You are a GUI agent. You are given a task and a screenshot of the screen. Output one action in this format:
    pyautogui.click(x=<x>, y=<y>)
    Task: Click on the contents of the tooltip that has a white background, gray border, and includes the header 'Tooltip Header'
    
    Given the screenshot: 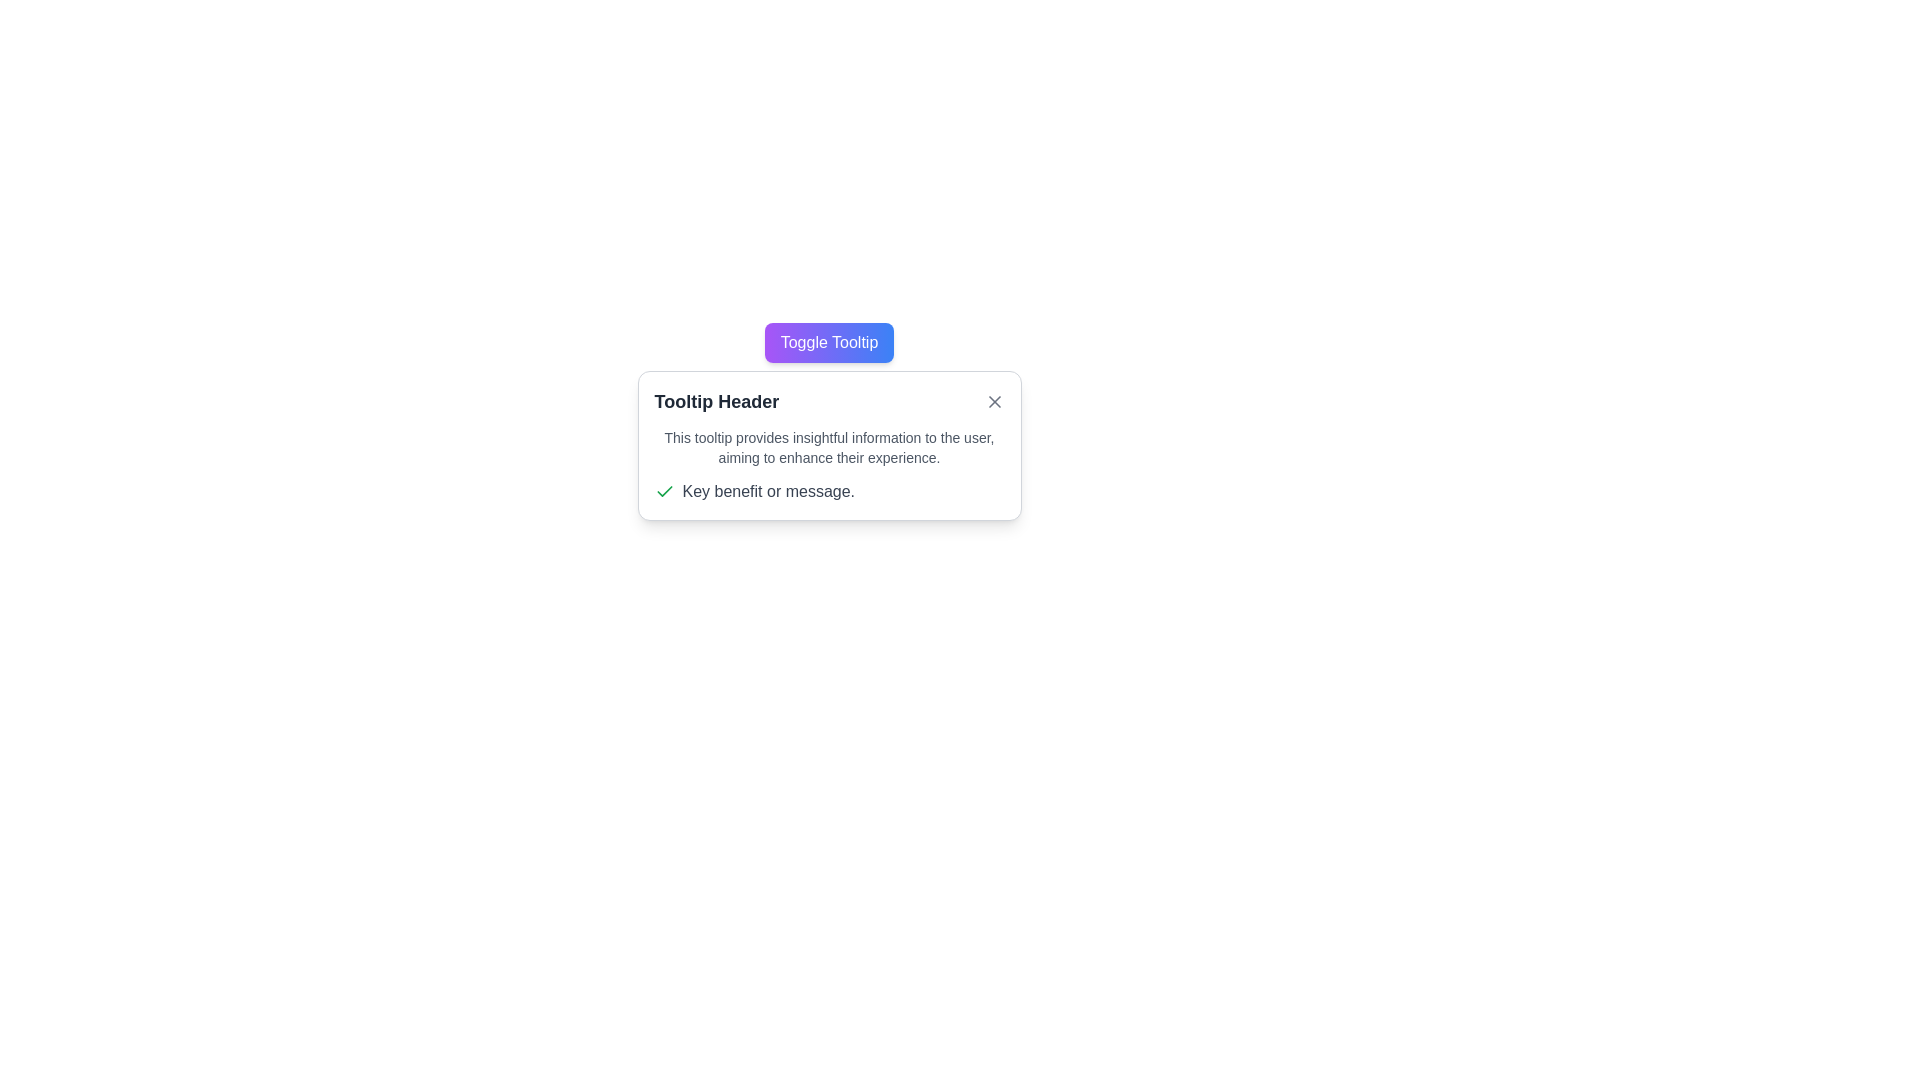 What is the action you would take?
    pyautogui.click(x=829, y=445)
    